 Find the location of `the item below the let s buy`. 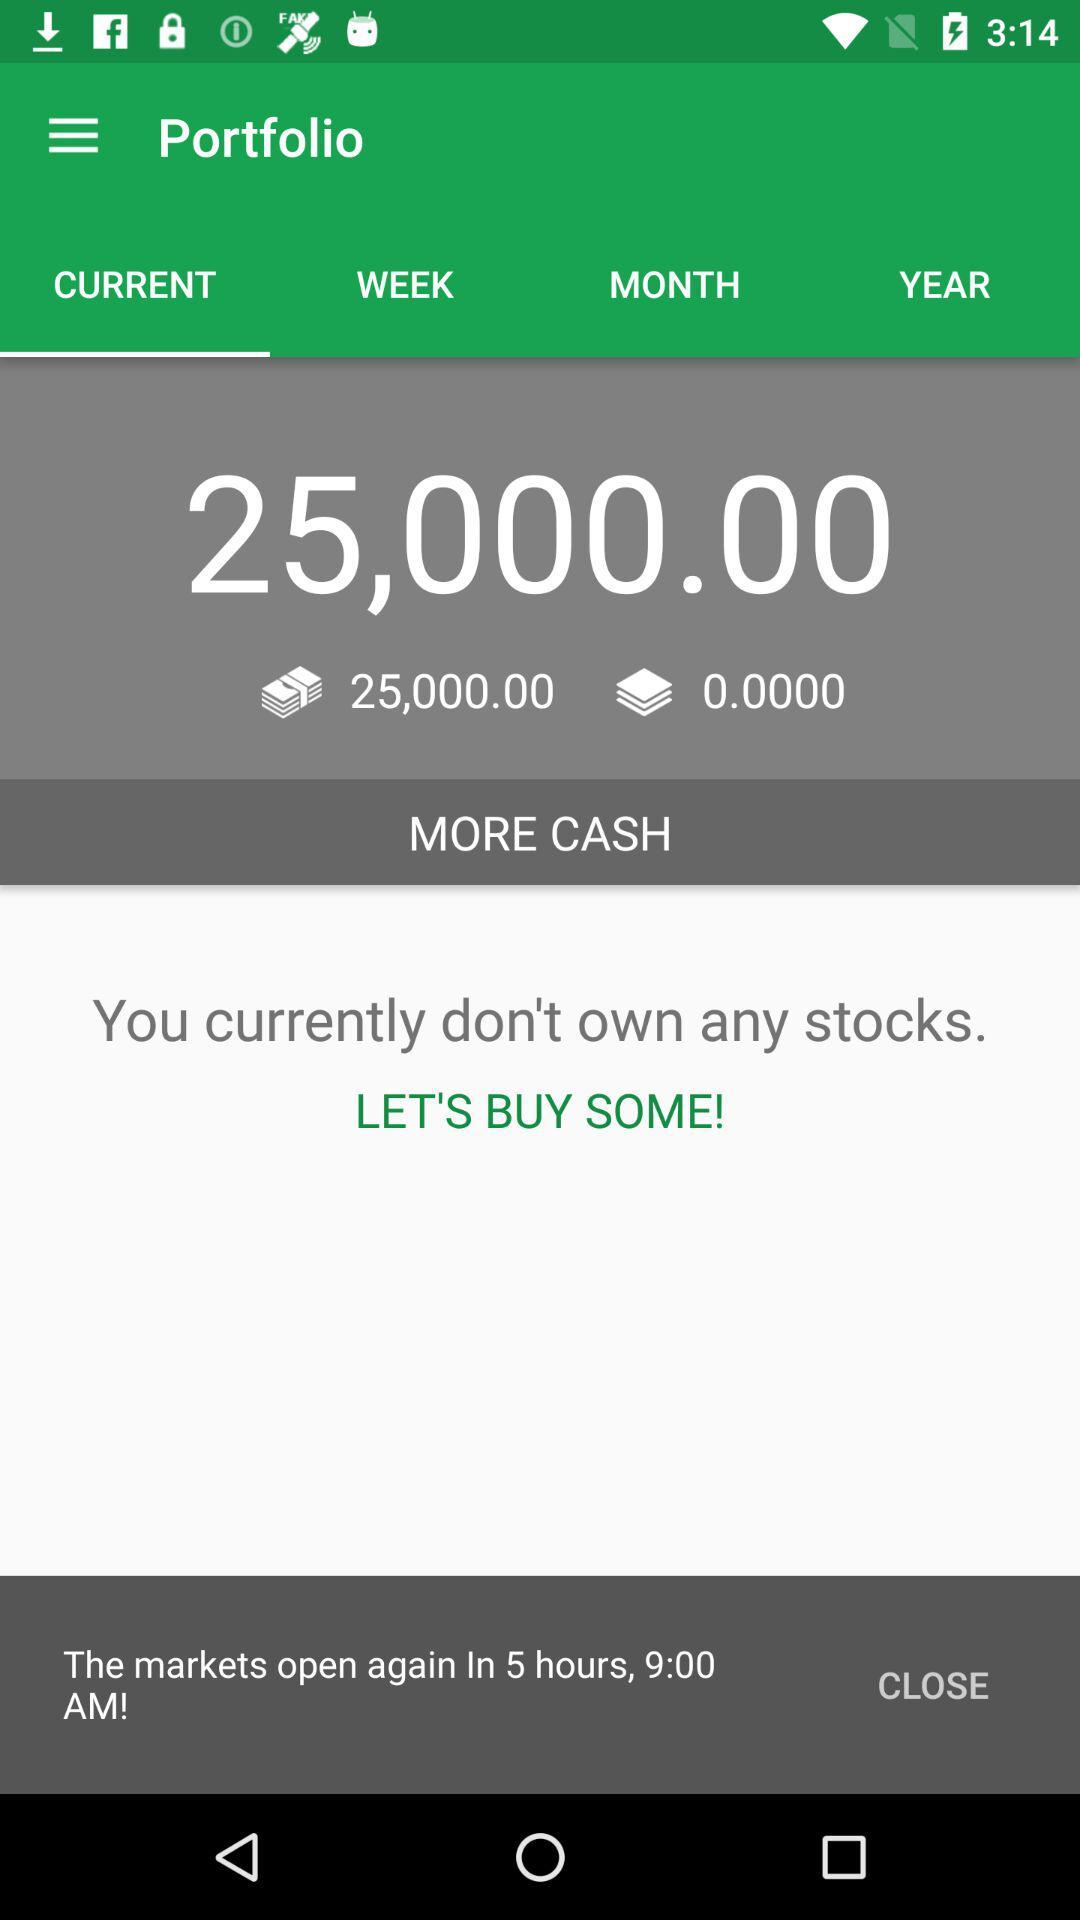

the item below the let s buy is located at coordinates (933, 1683).